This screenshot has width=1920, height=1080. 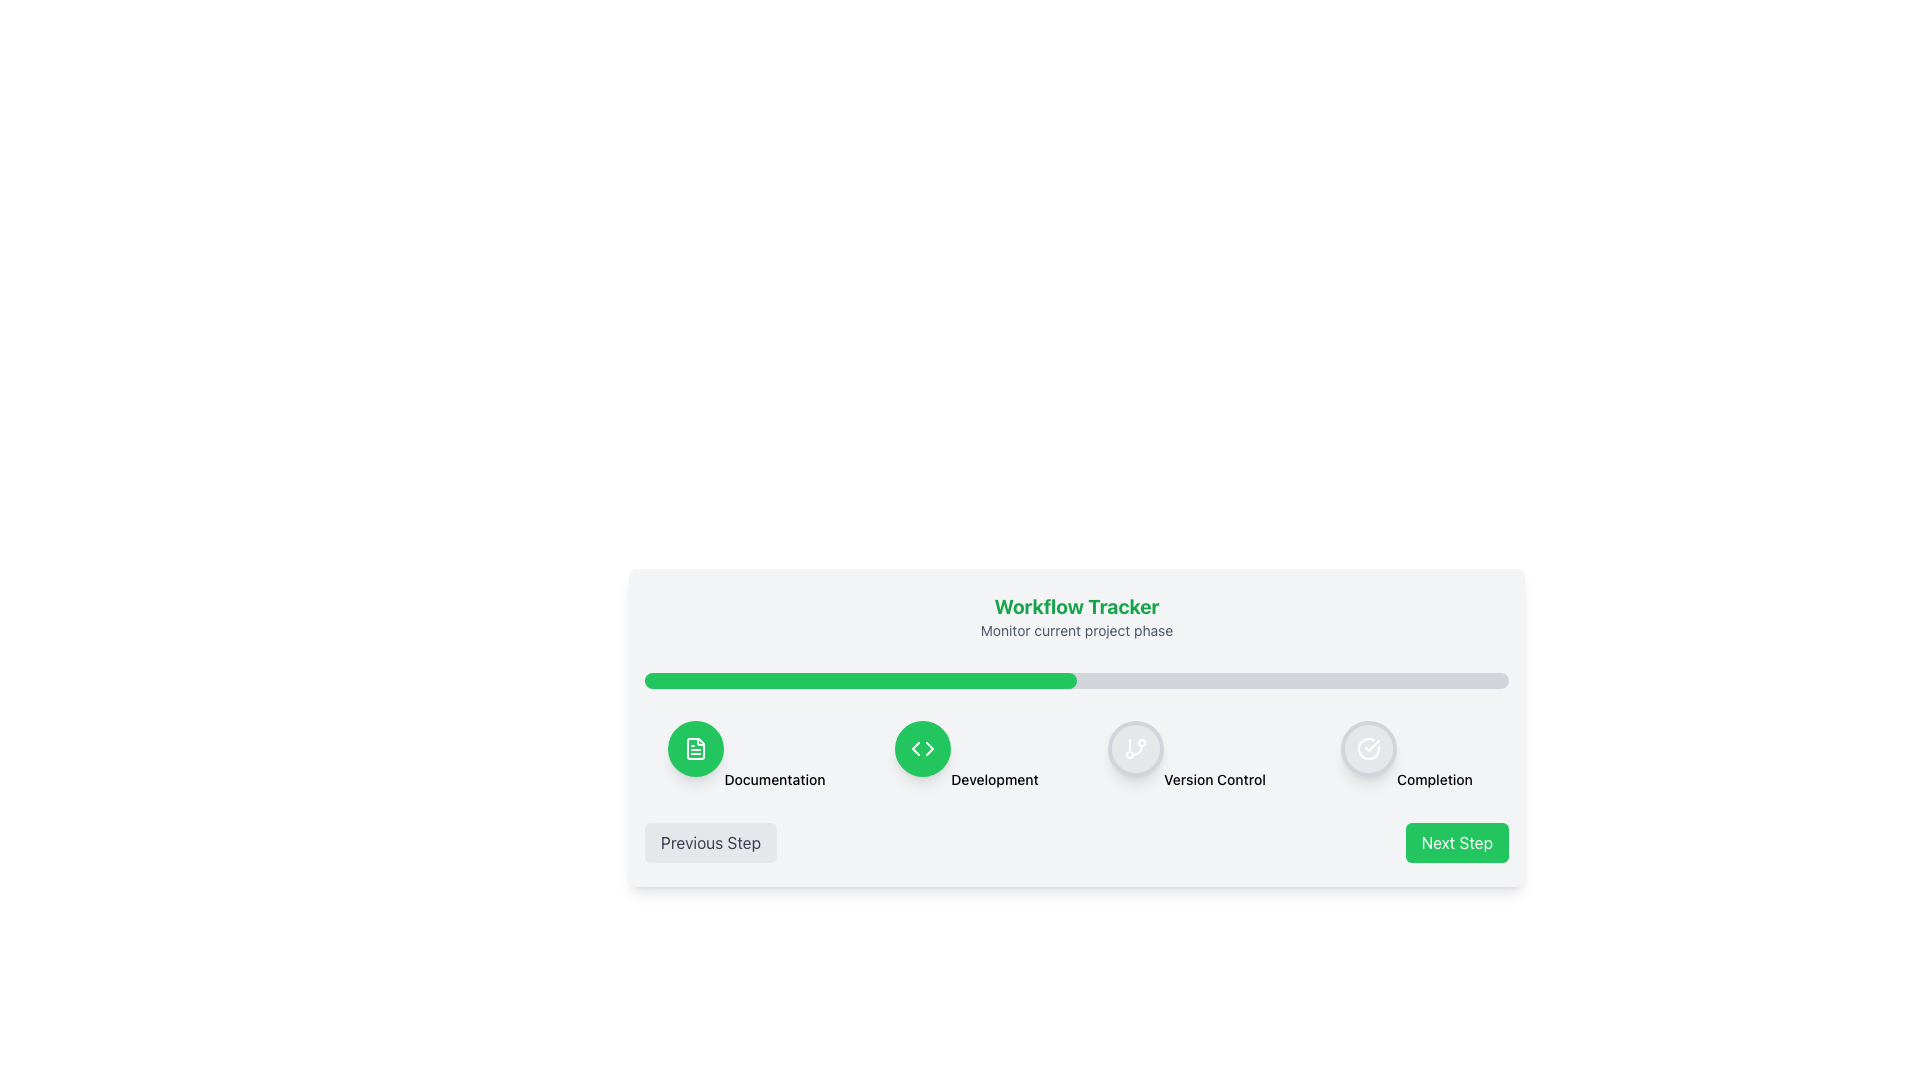 What do you see at coordinates (1075, 605) in the screenshot?
I see `the 'Workflow Tracker' text label, which is bold, large, and green, located at the top of the main content area above a progress bar` at bounding box center [1075, 605].